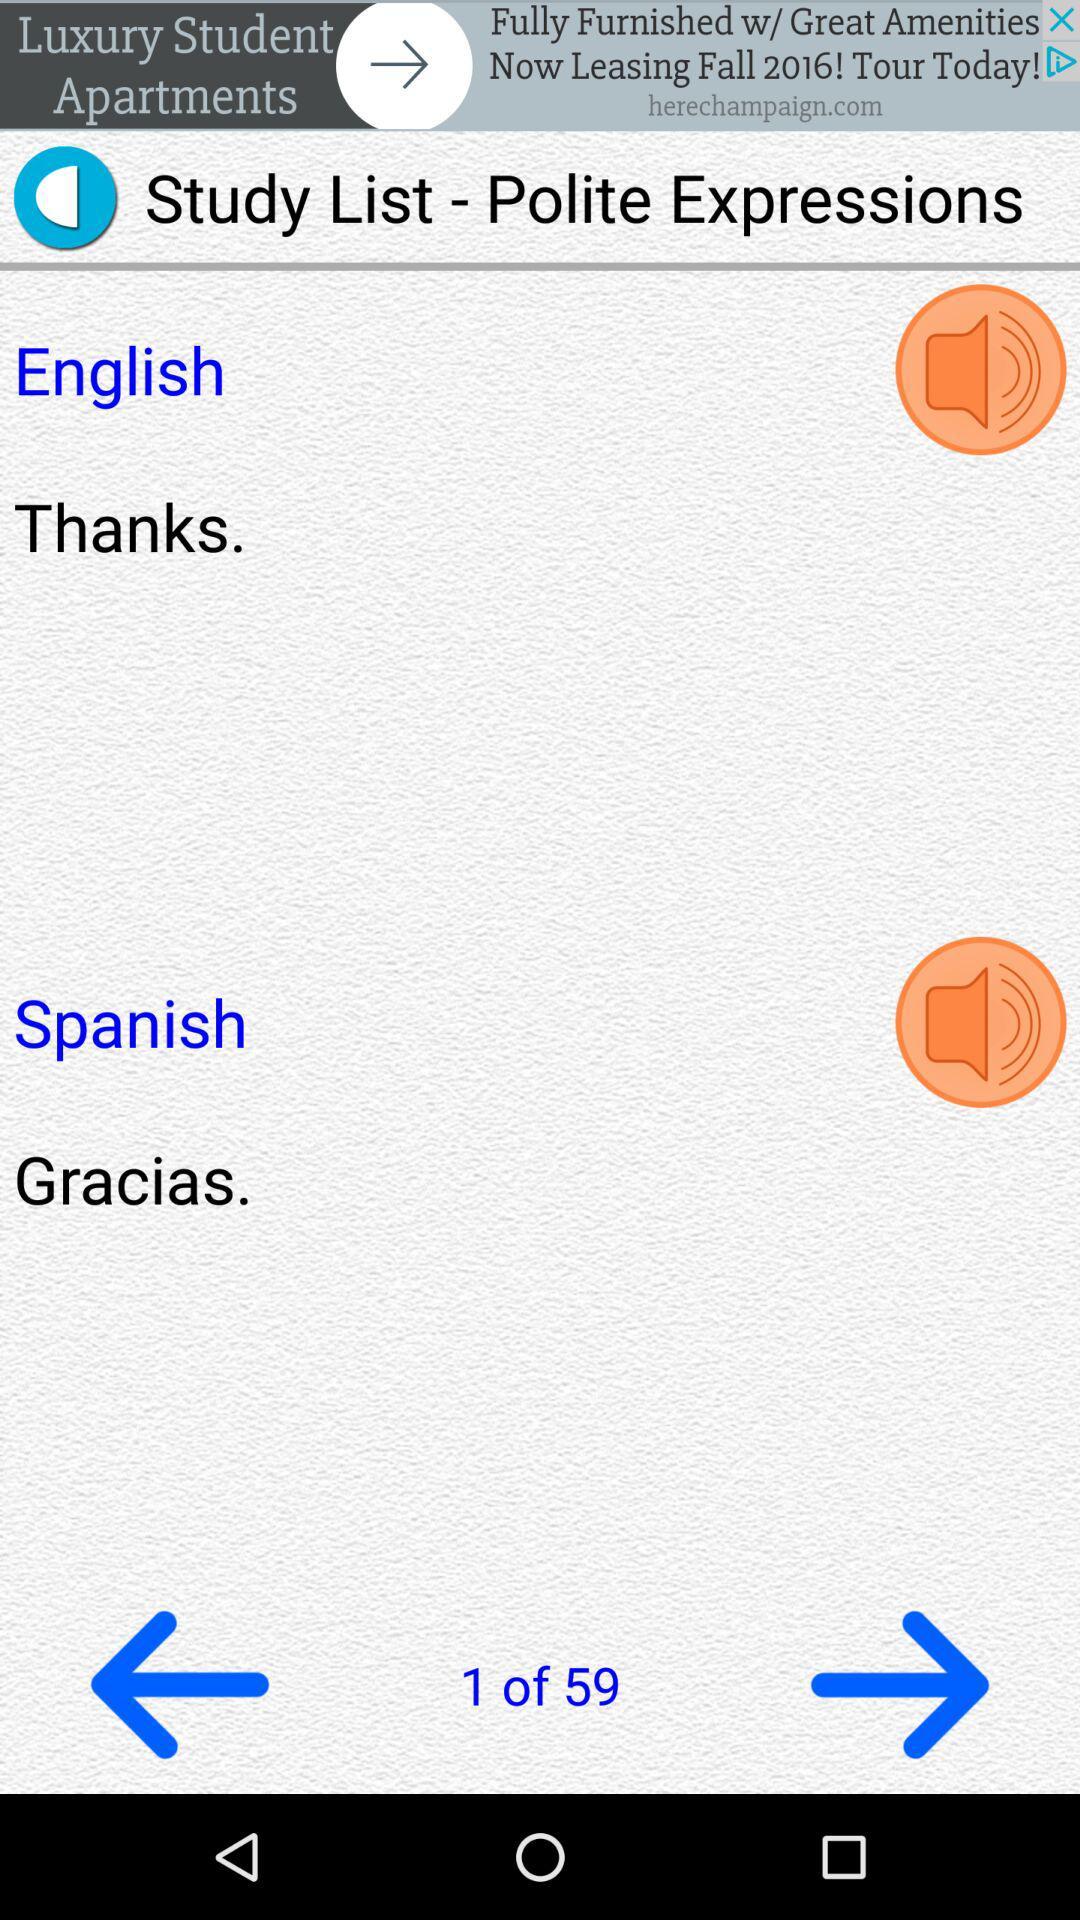 This screenshot has width=1080, height=1920. Describe the element at coordinates (540, 65) in the screenshot. I see `advertisement panel` at that location.